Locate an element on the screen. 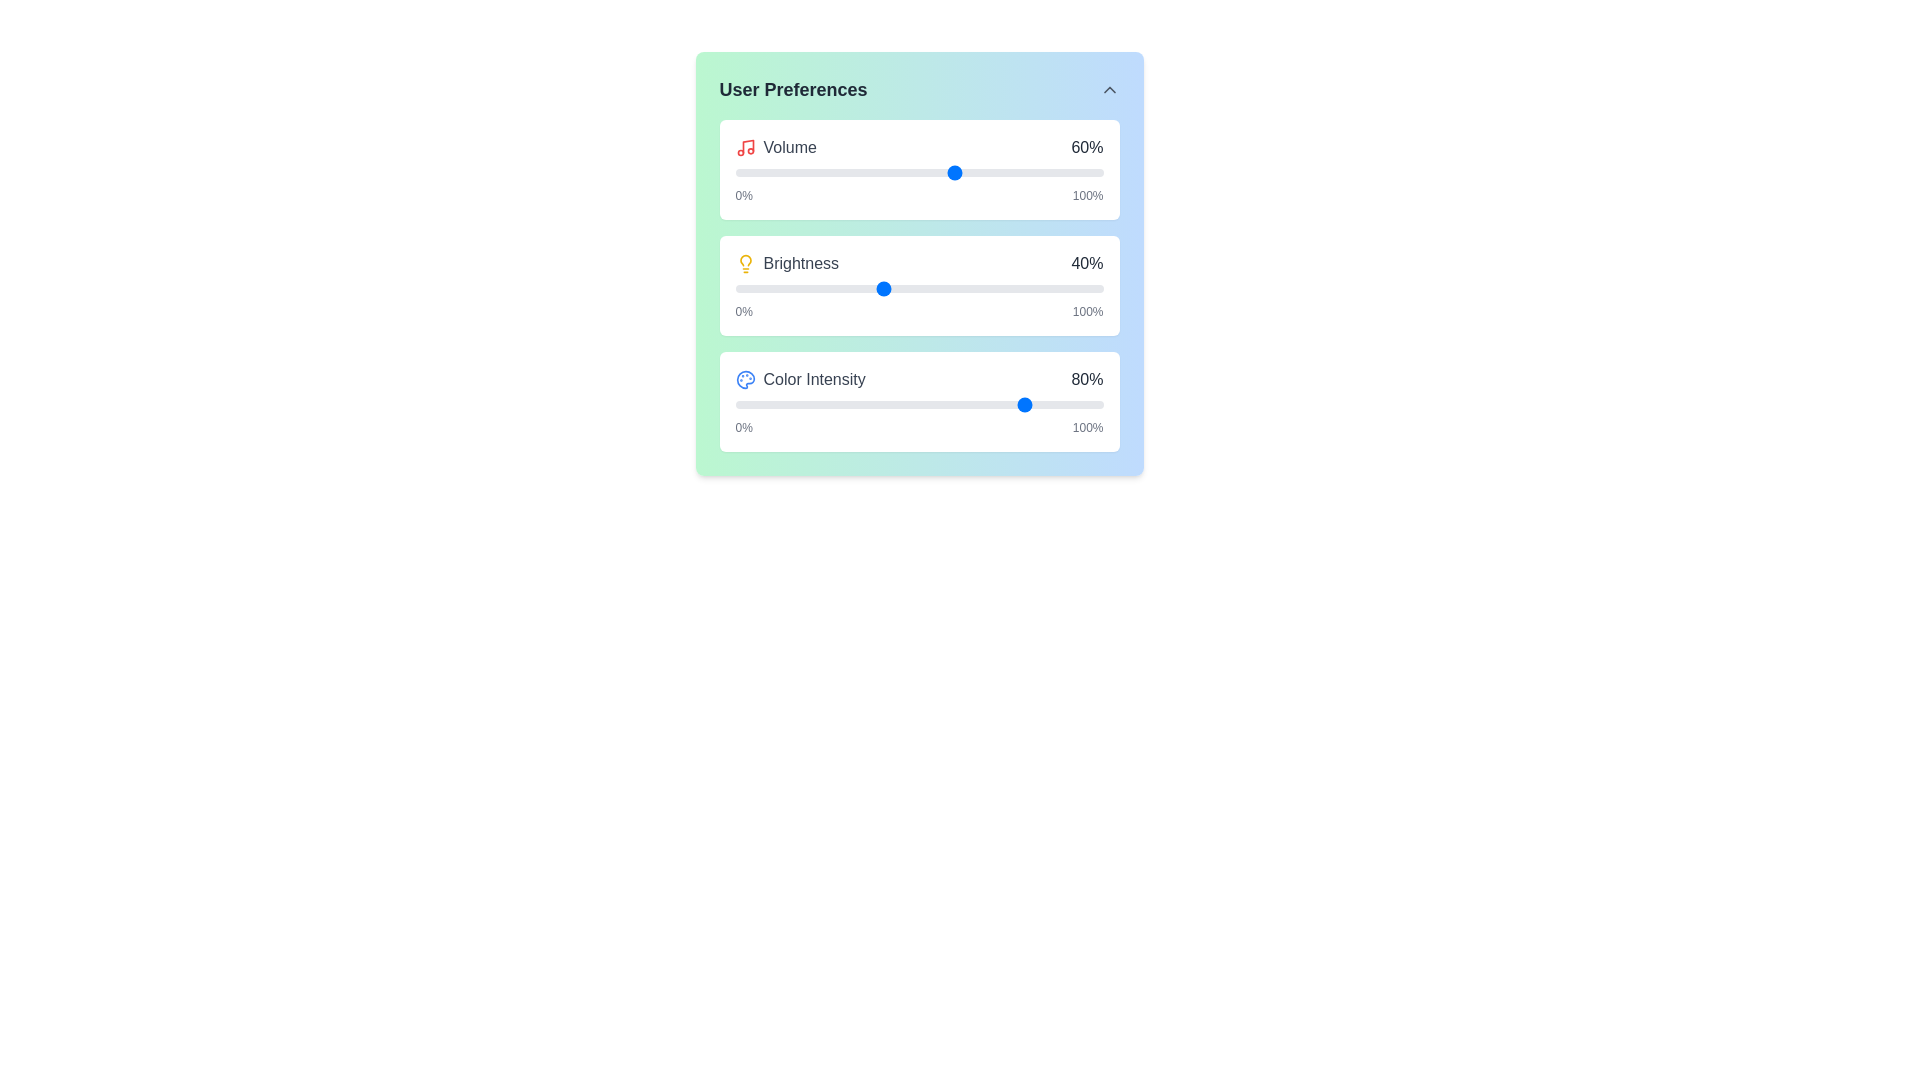  the red musical note icon located to the left of the 'Volume' label in the settings interface is located at coordinates (744, 146).